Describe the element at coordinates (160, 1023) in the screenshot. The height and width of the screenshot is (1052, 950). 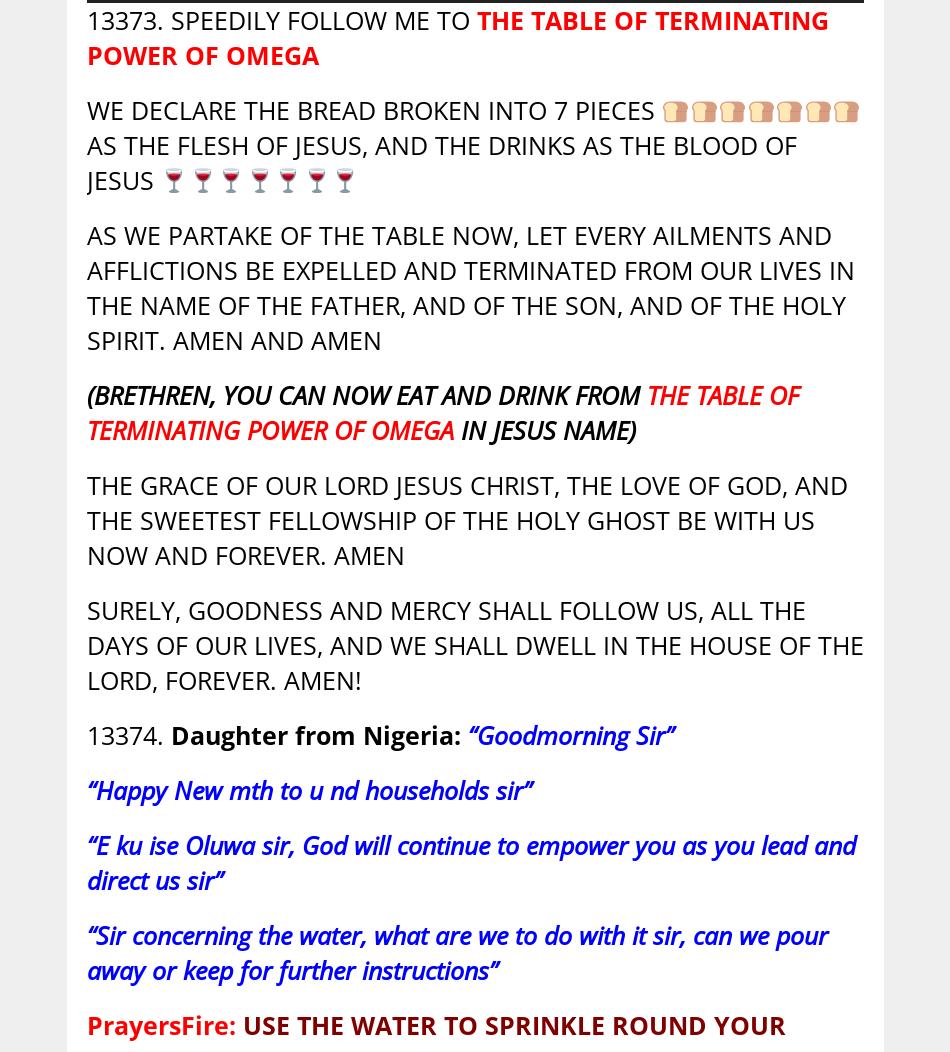
I see `'PrayersFire:'` at that location.